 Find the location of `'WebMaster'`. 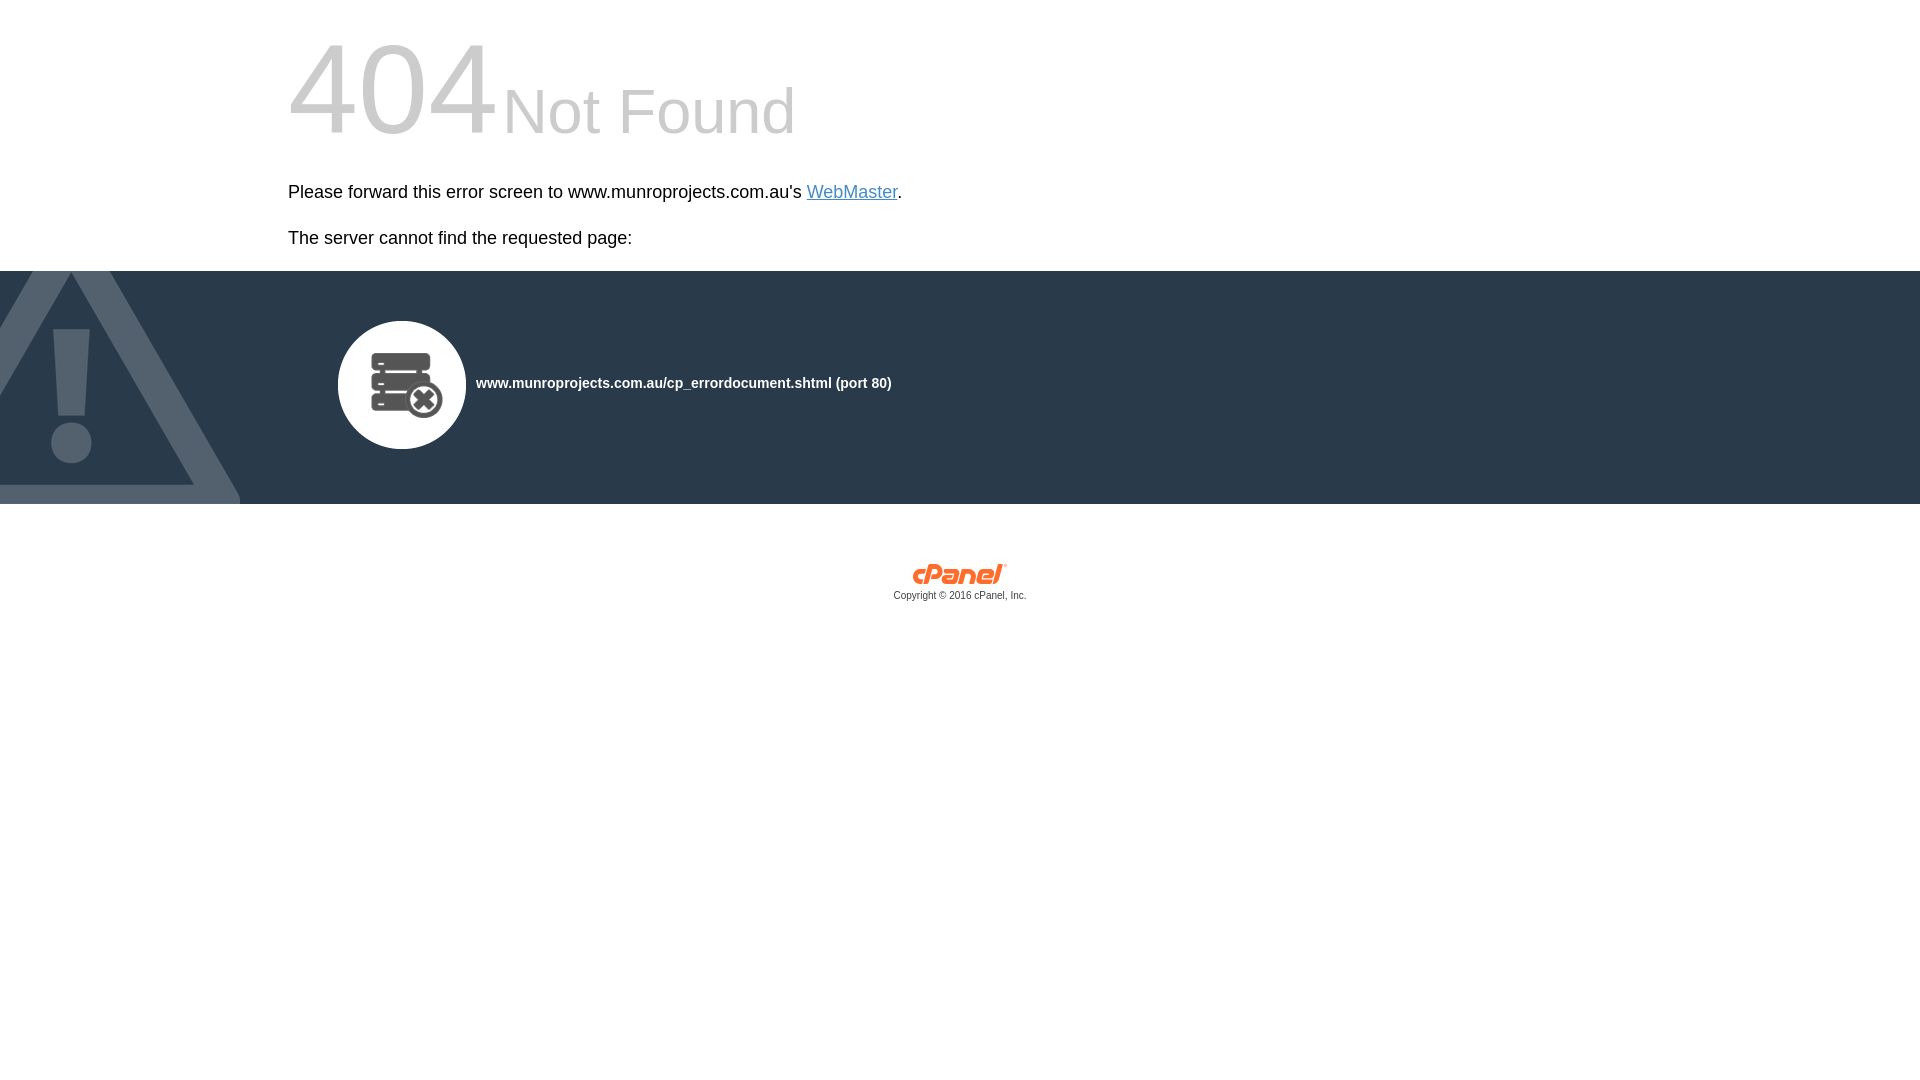

'WebMaster' is located at coordinates (852, 192).